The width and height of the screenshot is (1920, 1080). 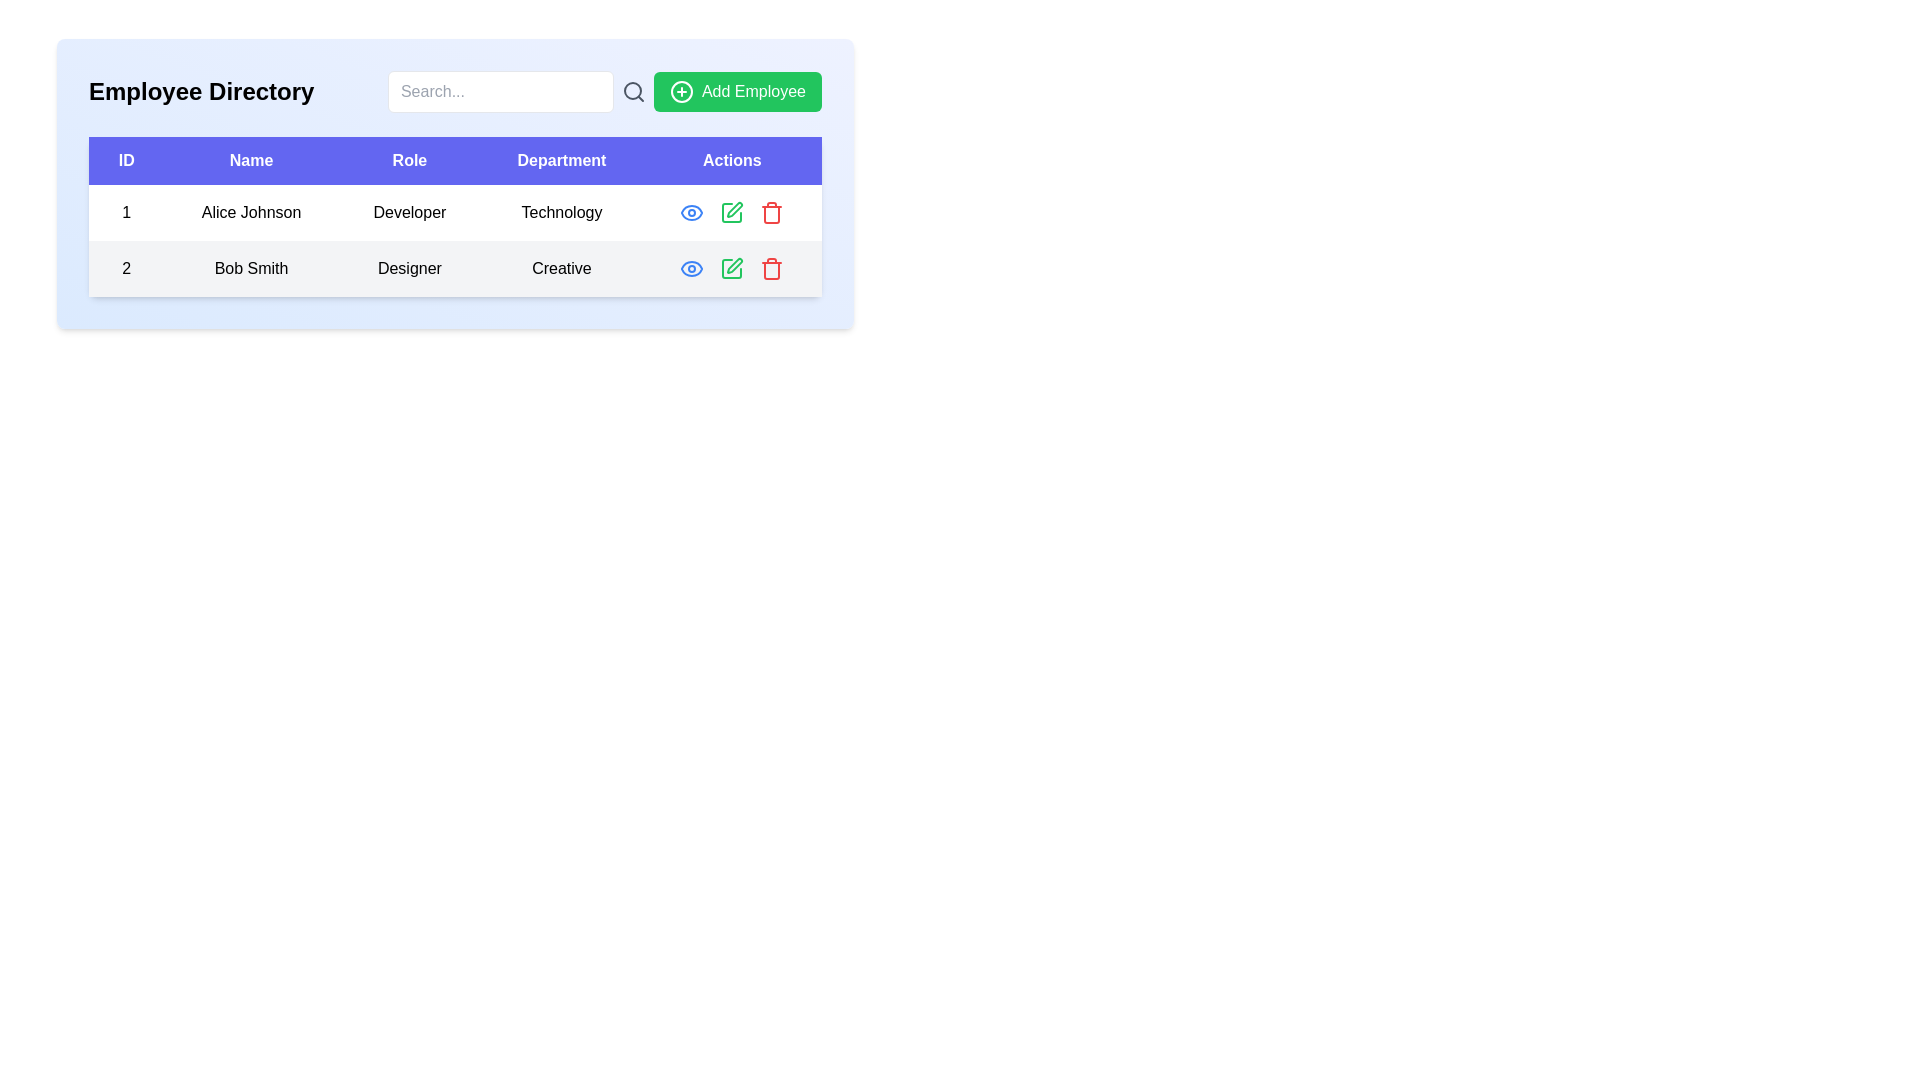 What do you see at coordinates (692, 268) in the screenshot?
I see `the 'view' icon button in the 'Actions' column corresponding to 'Alice Johnson'` at bounding box center [692, 268].